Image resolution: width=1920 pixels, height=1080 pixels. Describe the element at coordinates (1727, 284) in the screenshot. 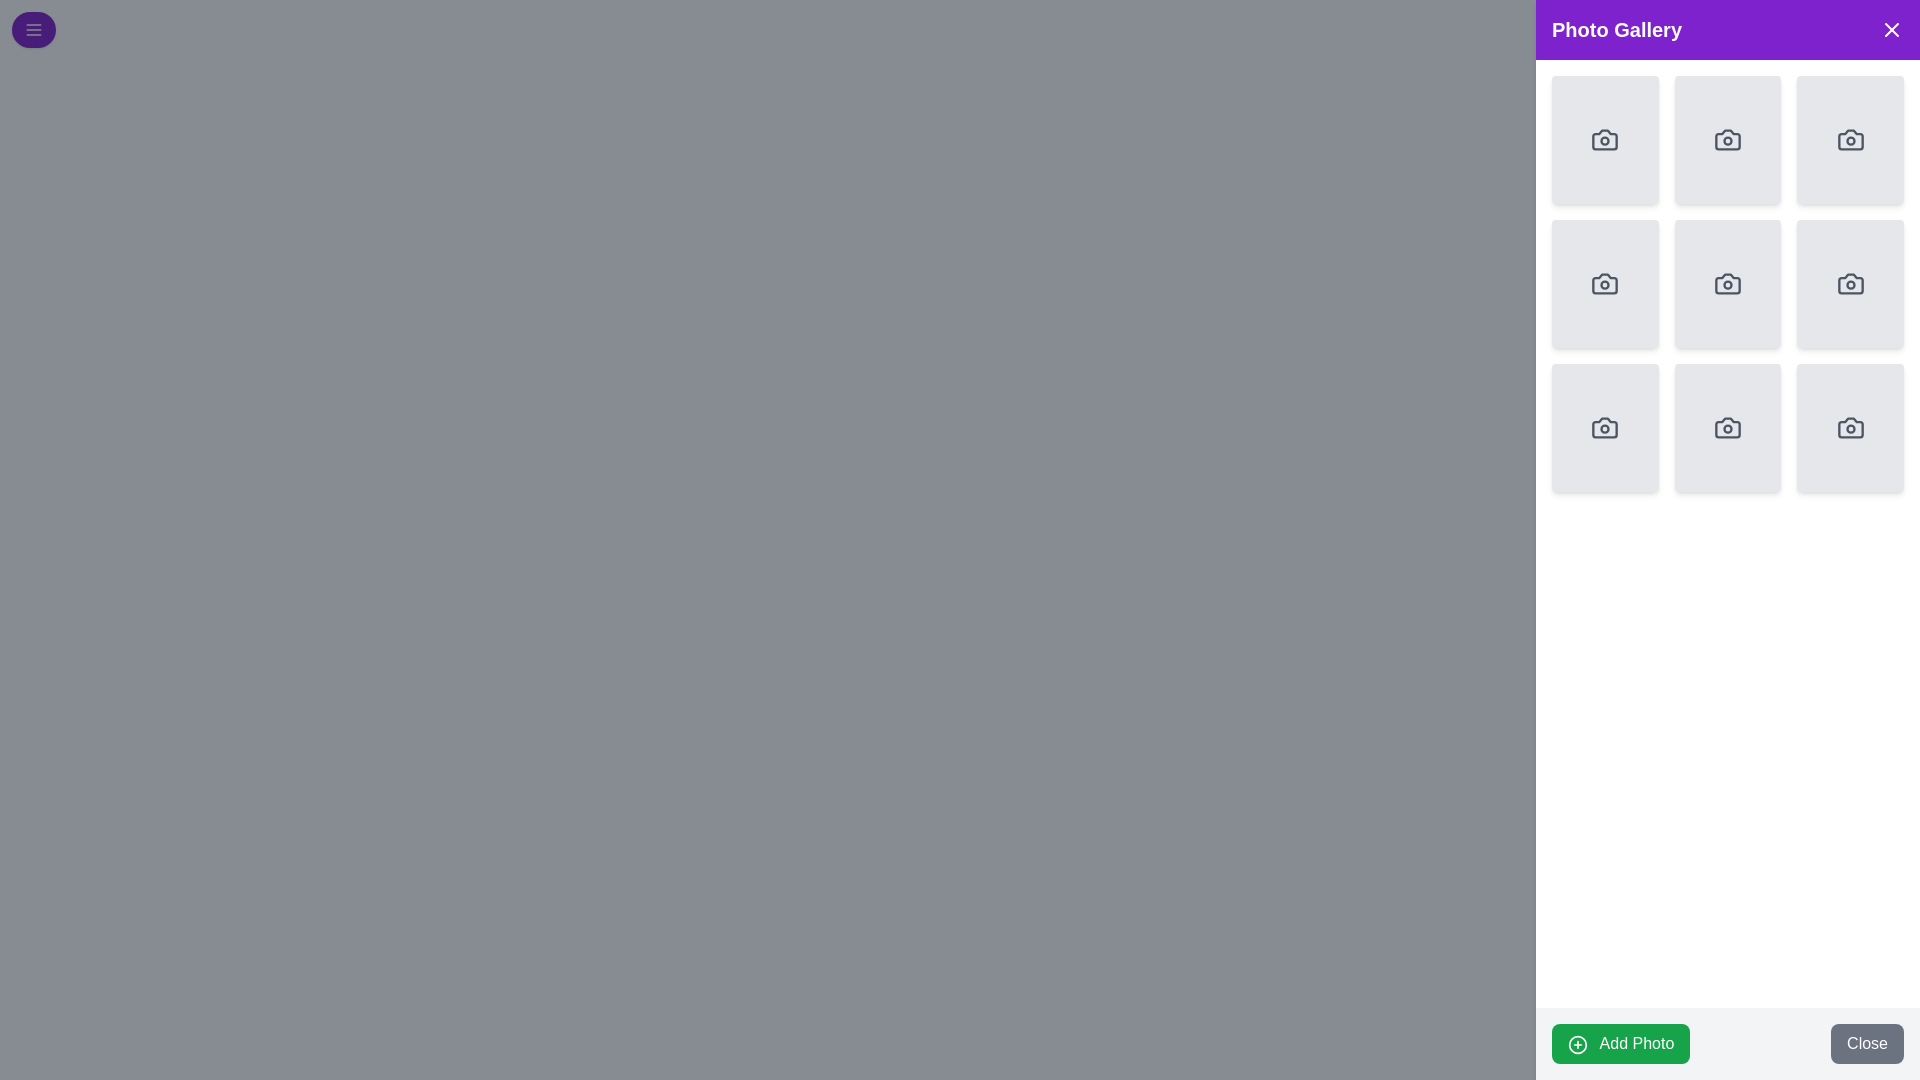

I see `the camera icon located in the 'Photo Gallery' section, which is the fifth icon in the 3x3 grid layout, positioned in the middle of the second row` at that location.